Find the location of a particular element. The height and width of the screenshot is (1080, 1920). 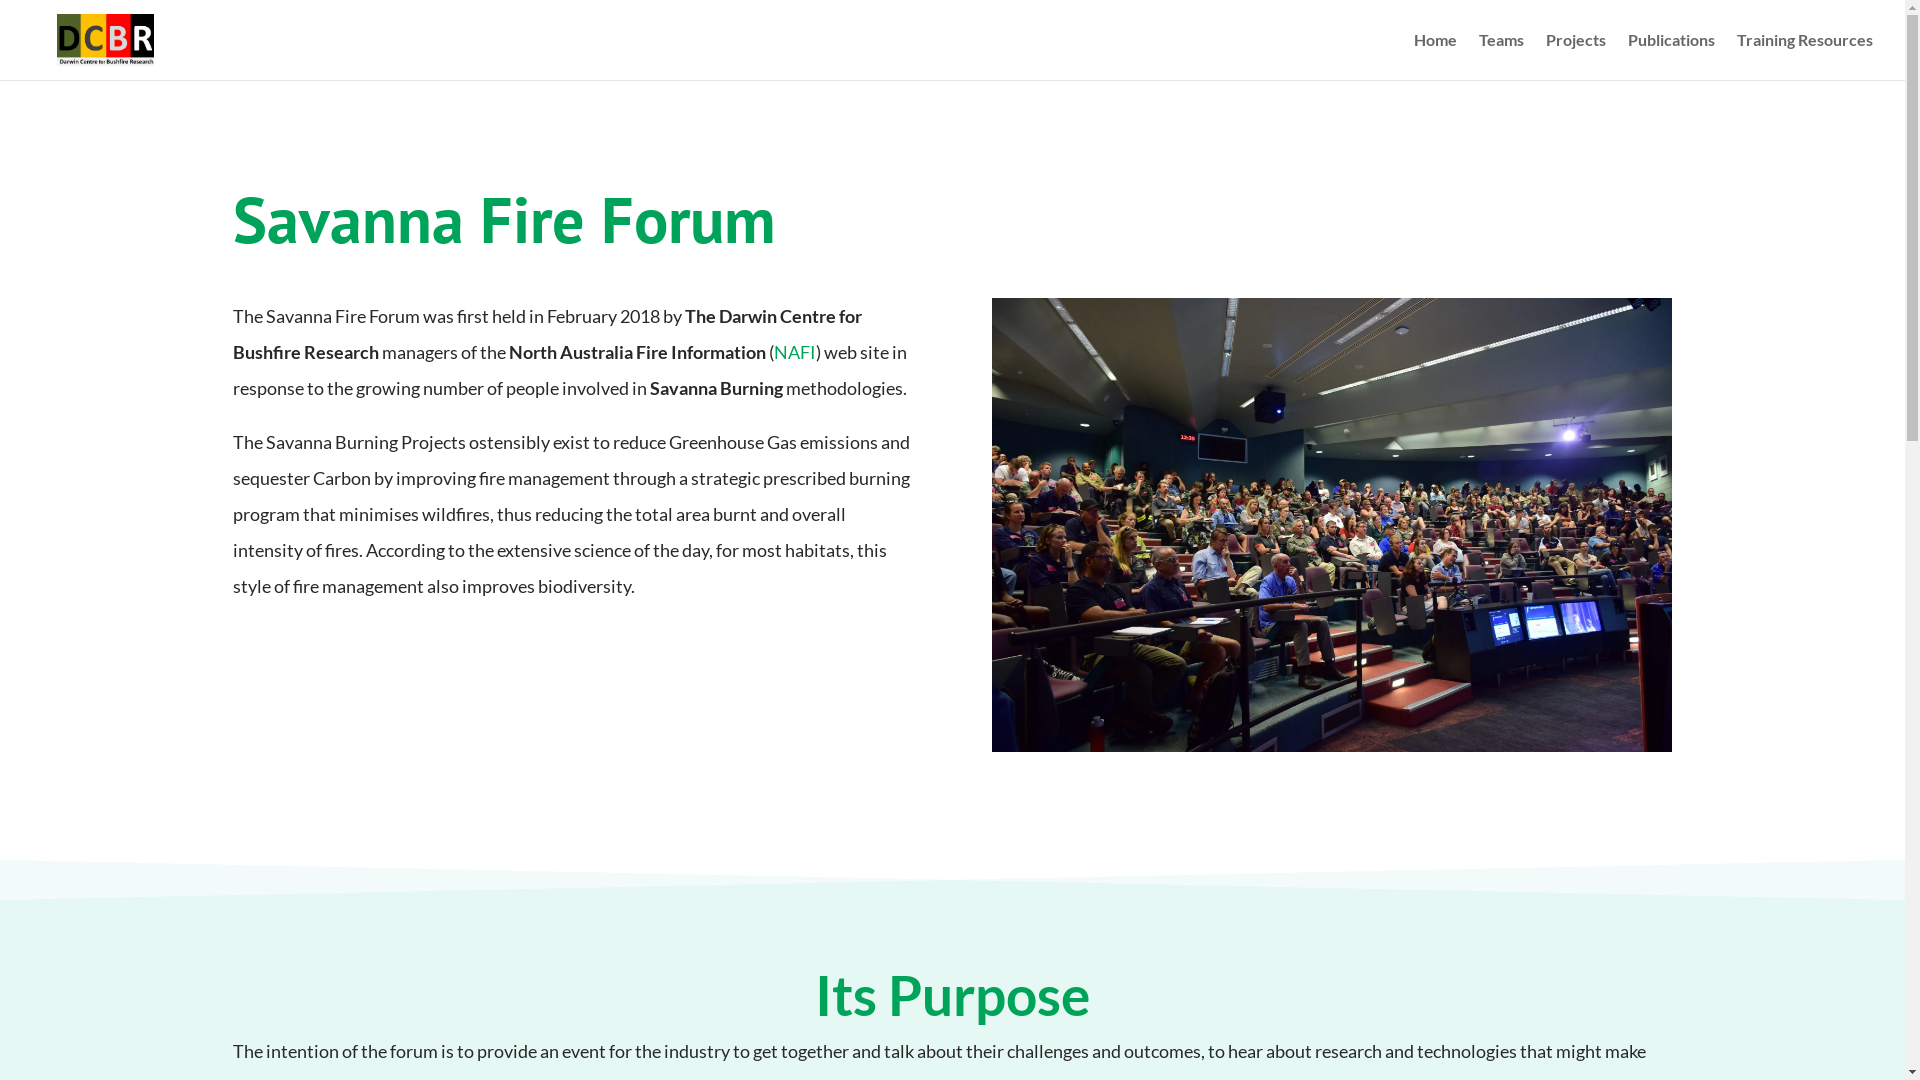

'Home' is located at coordinates (1434, 55).